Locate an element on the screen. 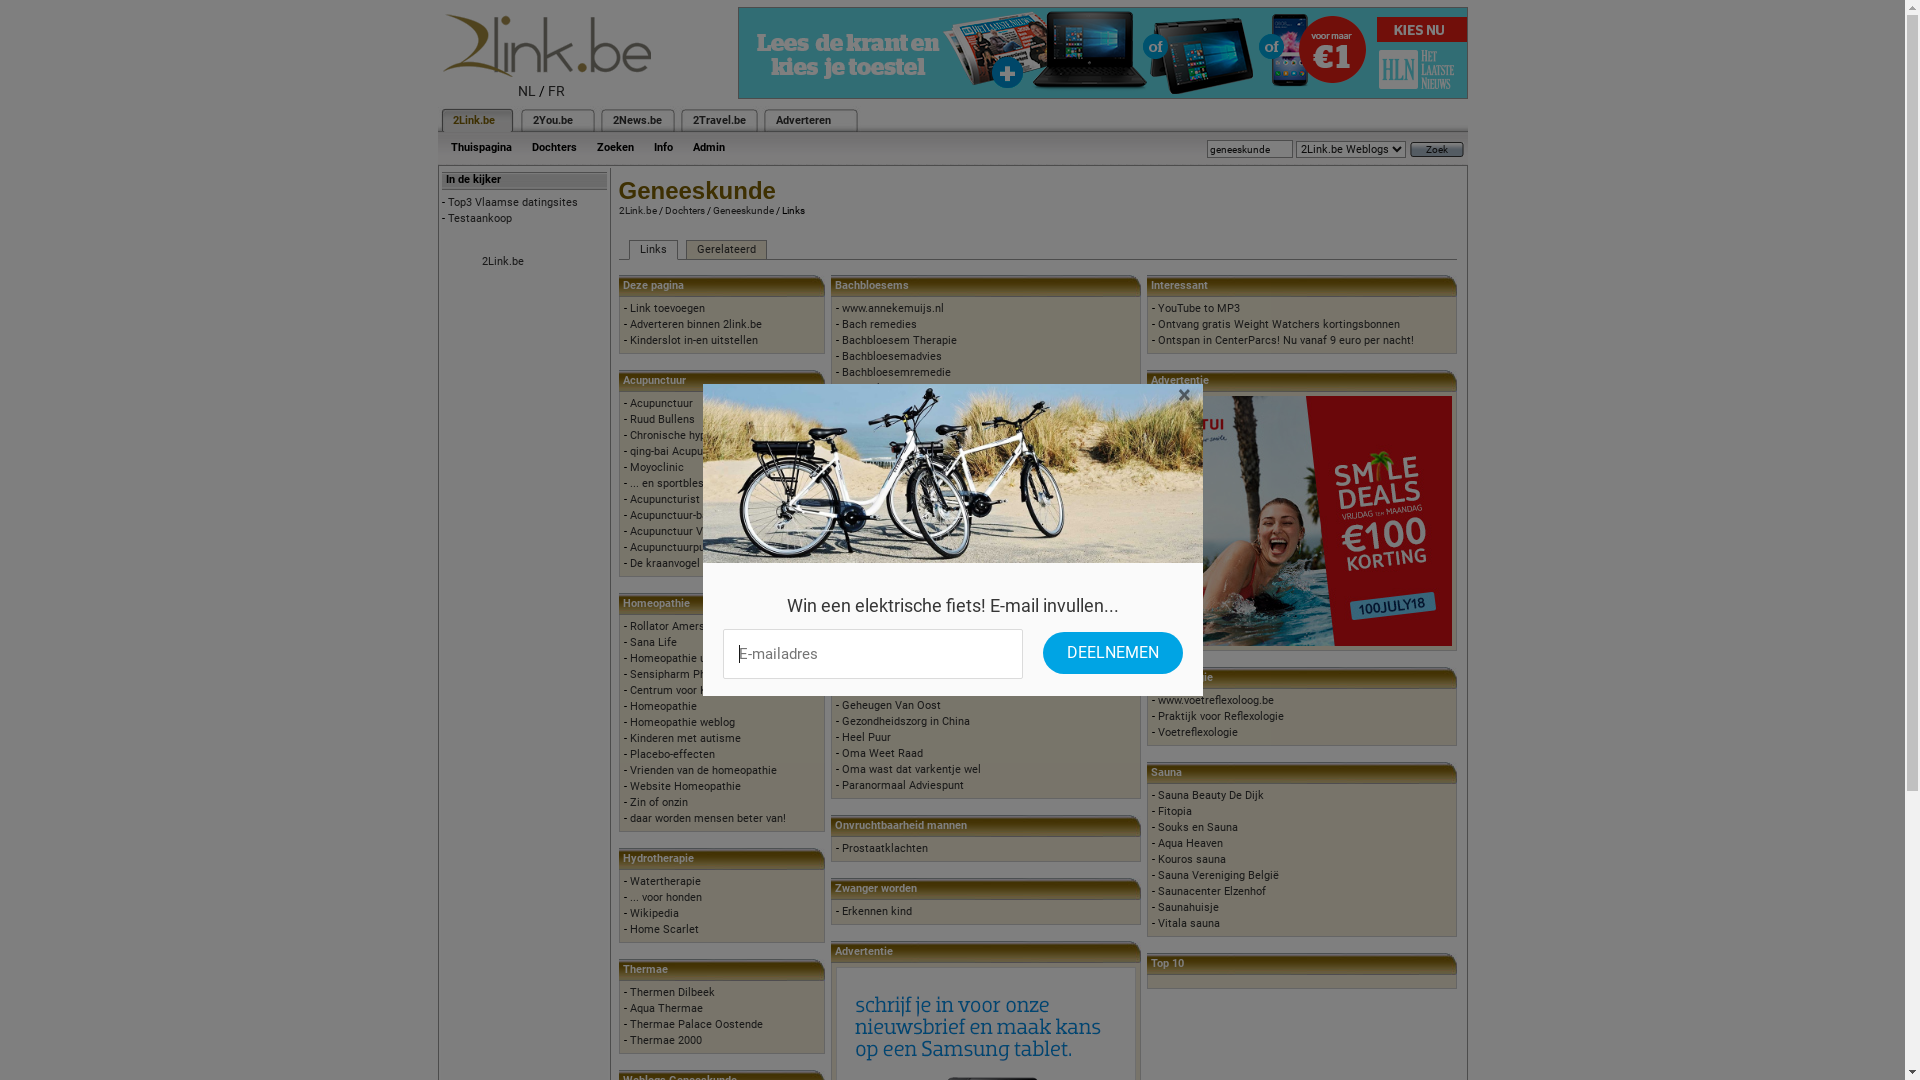 This screenshot has height=1080, width=1920. '2Link.be' is located at coordinates (472, 120).